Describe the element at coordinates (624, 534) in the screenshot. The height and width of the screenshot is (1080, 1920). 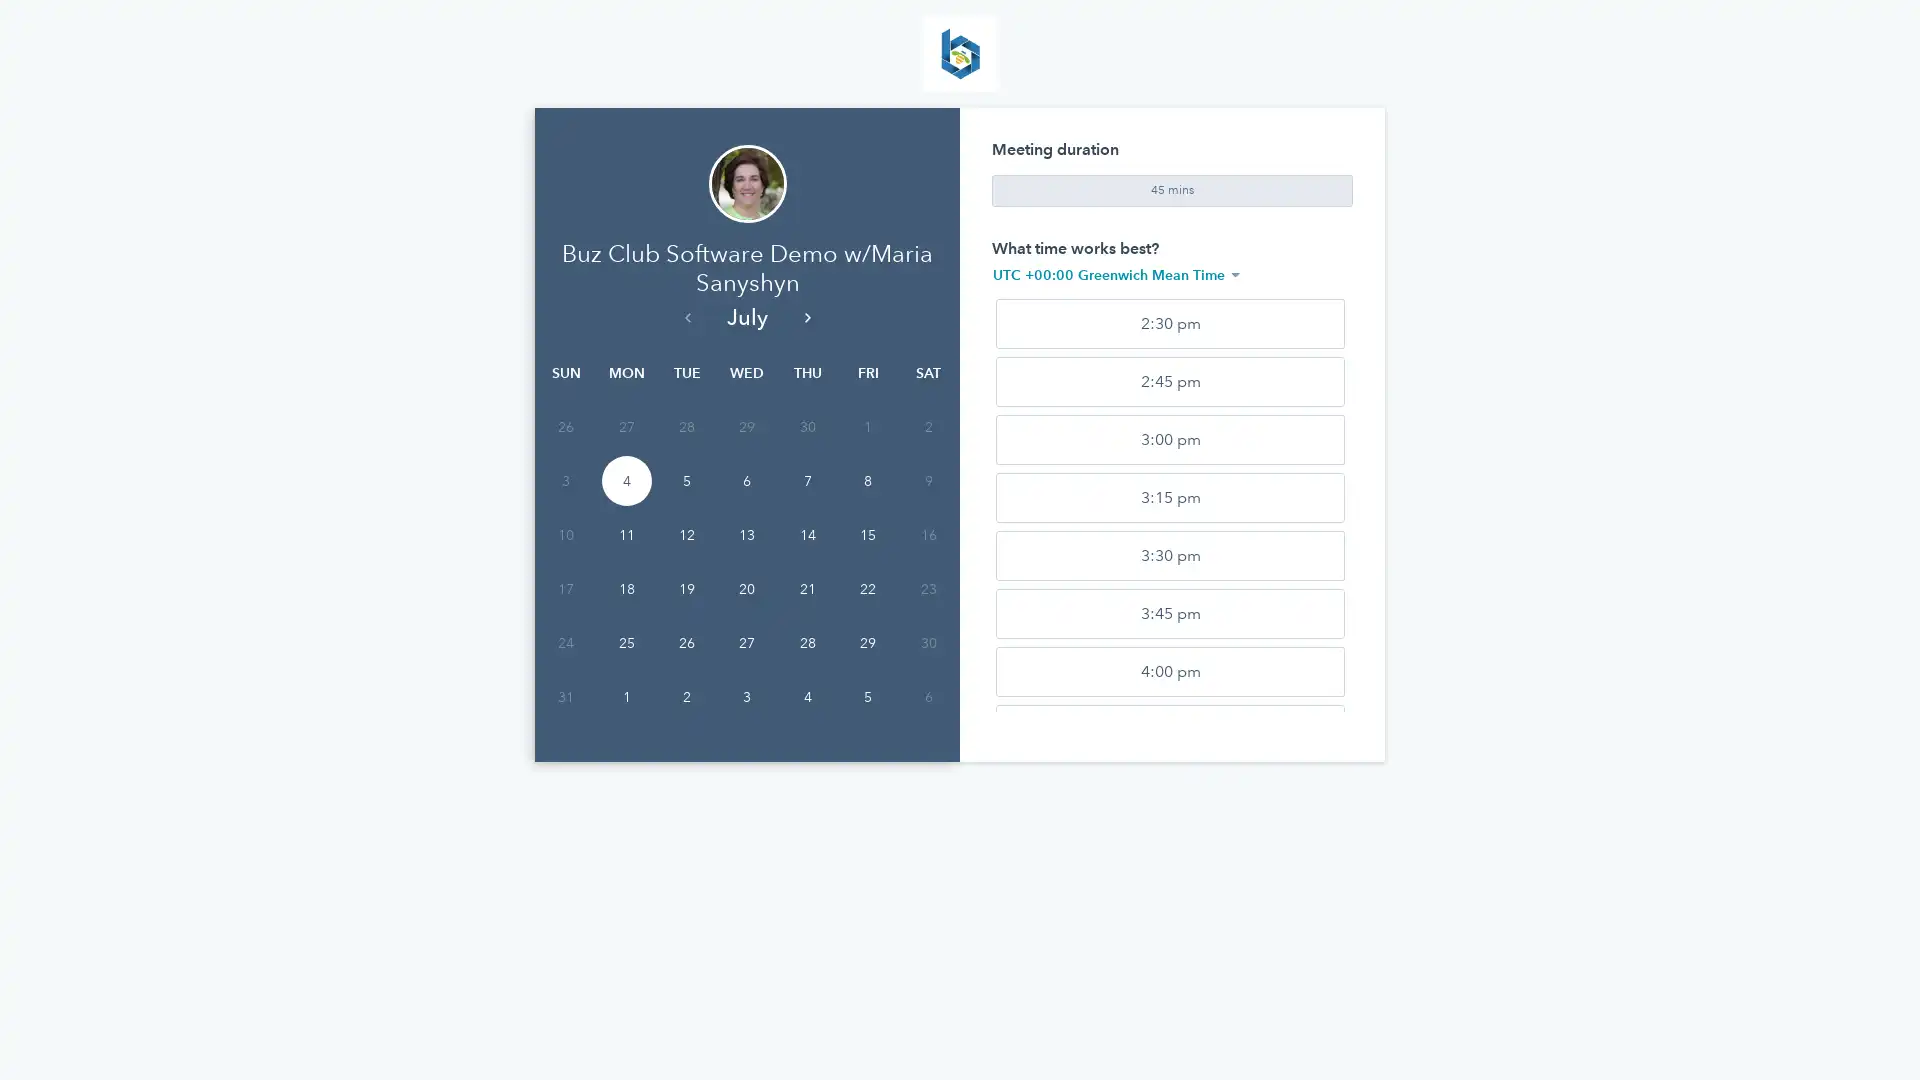
I see `July 11th` at that location.